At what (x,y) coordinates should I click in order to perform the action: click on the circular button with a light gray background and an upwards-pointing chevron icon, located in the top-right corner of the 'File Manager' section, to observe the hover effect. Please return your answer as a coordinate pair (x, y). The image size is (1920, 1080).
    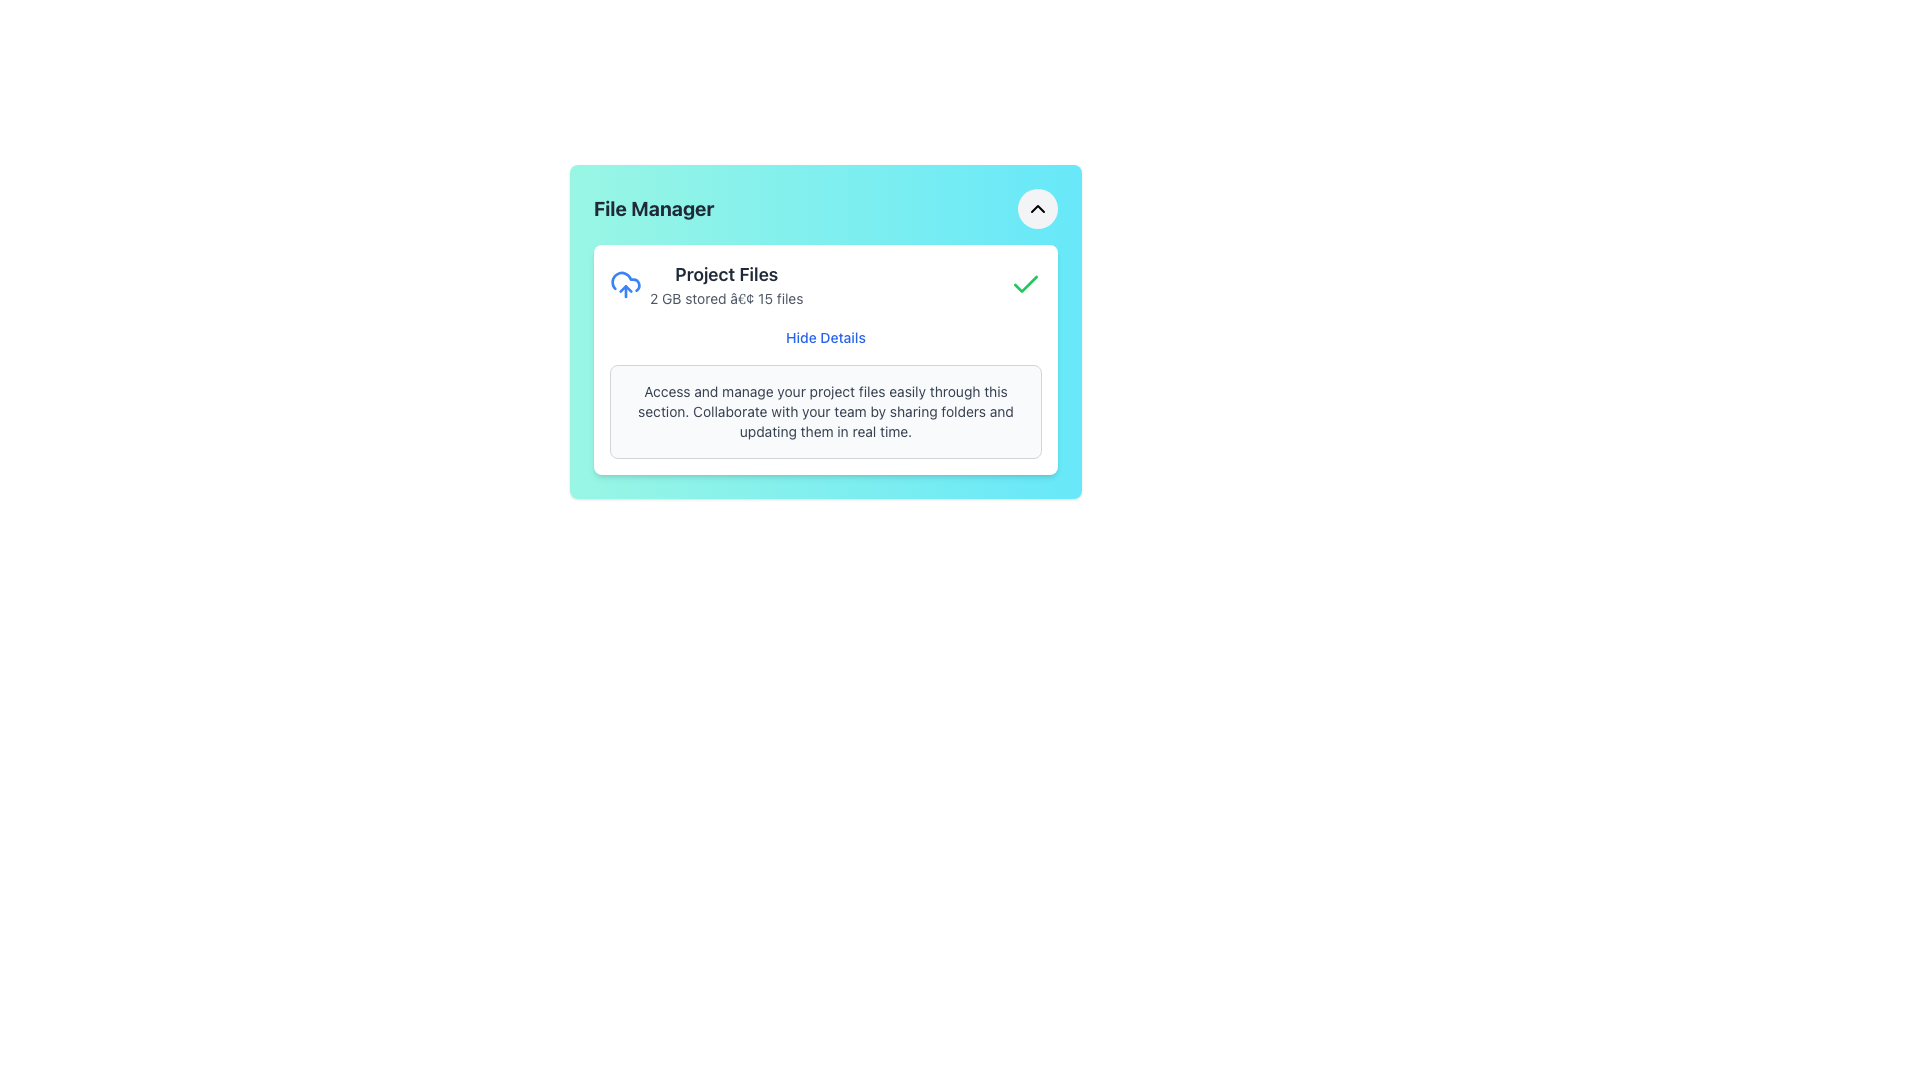
    Looking at the image, I should click on (1037, 208).